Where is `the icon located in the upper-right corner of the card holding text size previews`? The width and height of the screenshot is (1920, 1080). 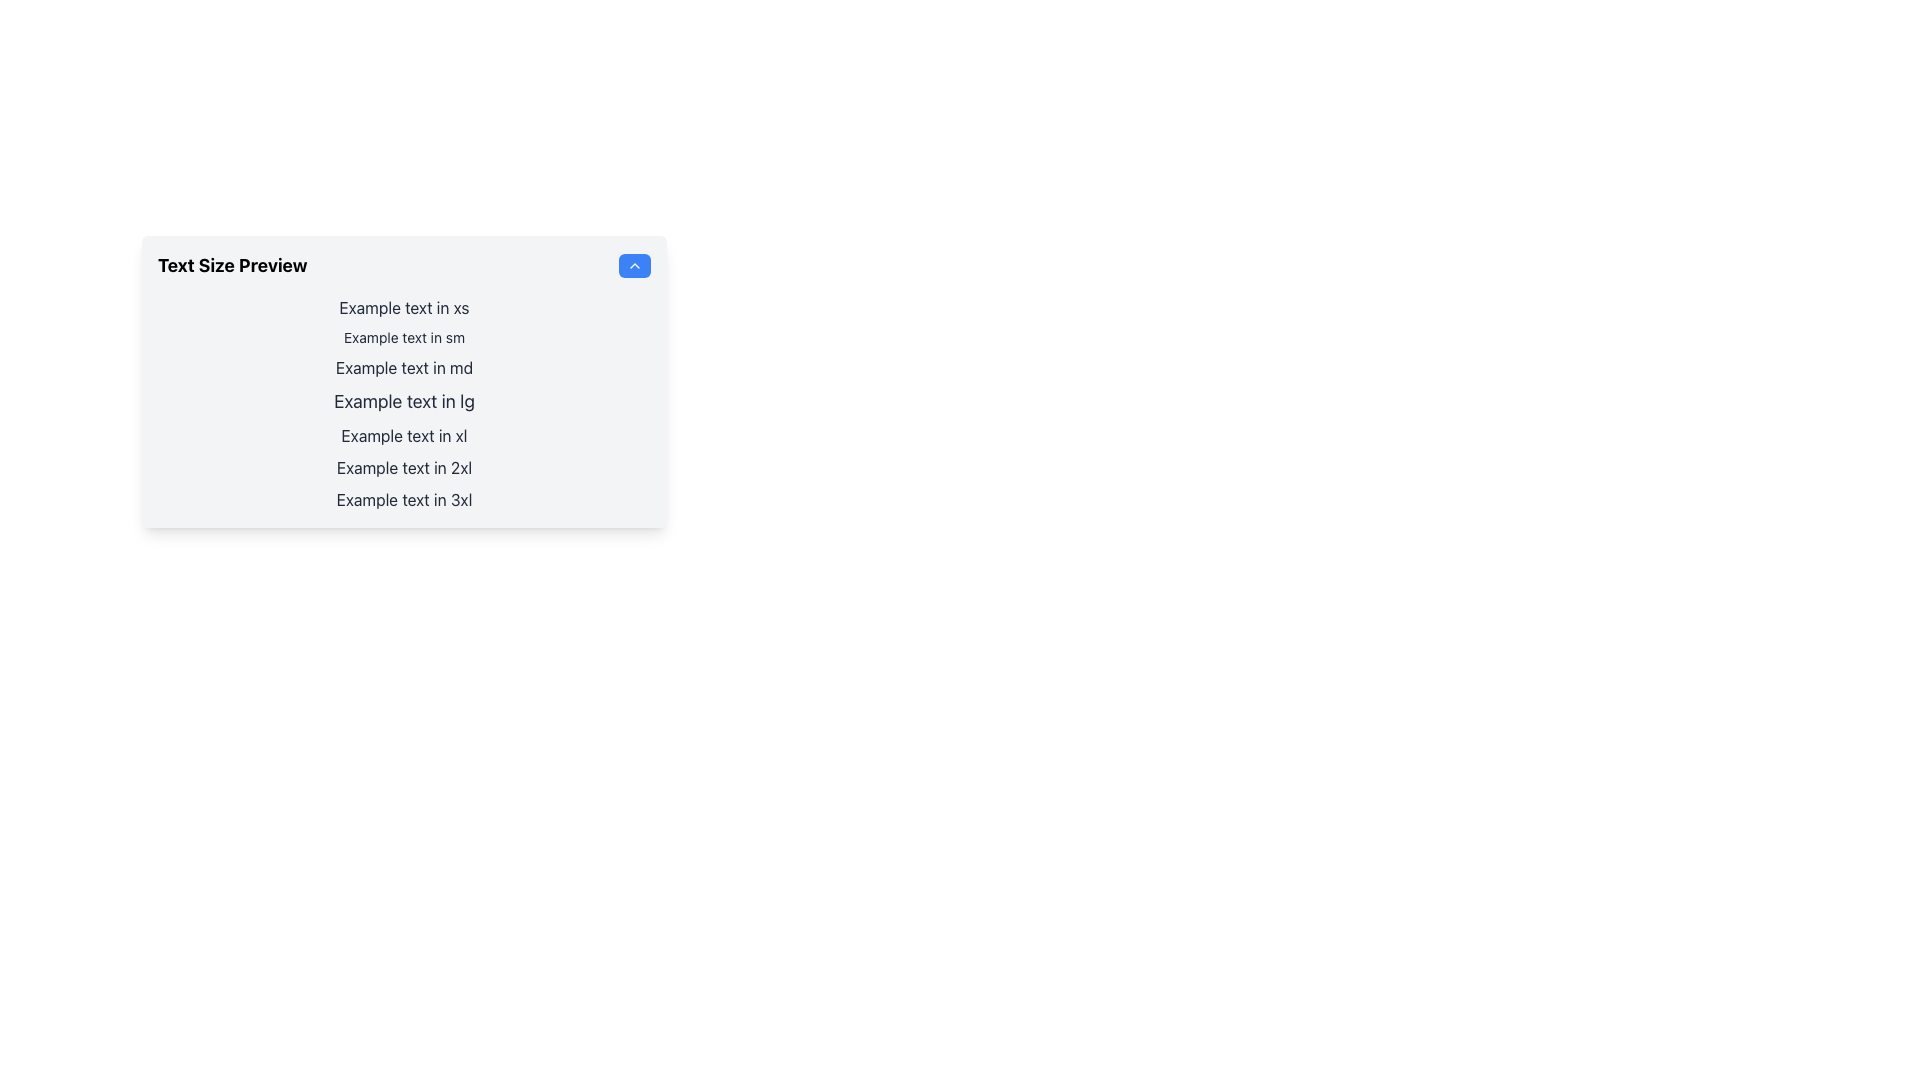
the icon located in the upper-right corner of the card holding text size previews is located at coordinates (633, 265).